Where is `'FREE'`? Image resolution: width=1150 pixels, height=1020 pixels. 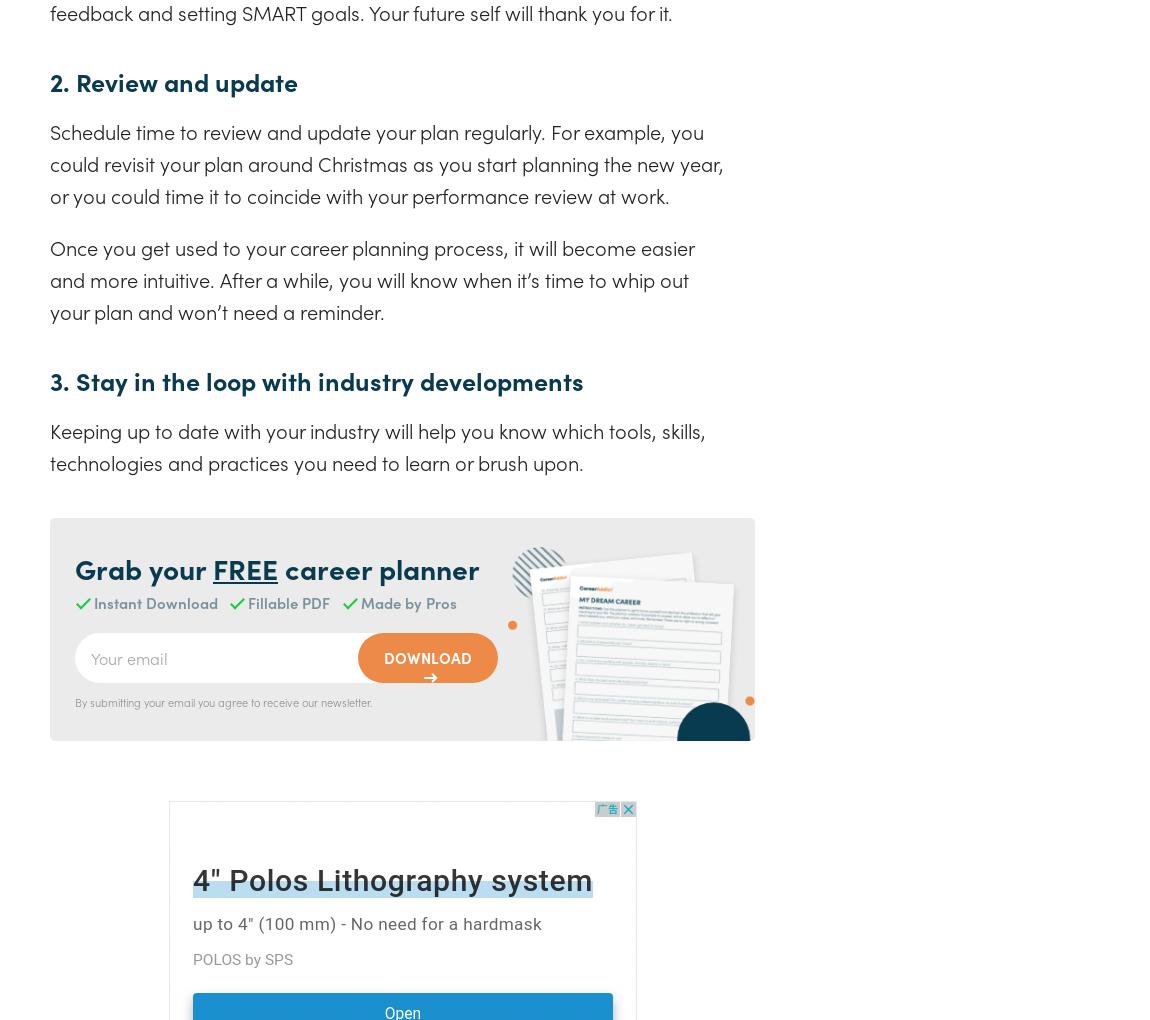
'FREE' is located at coordinates (244, 567).